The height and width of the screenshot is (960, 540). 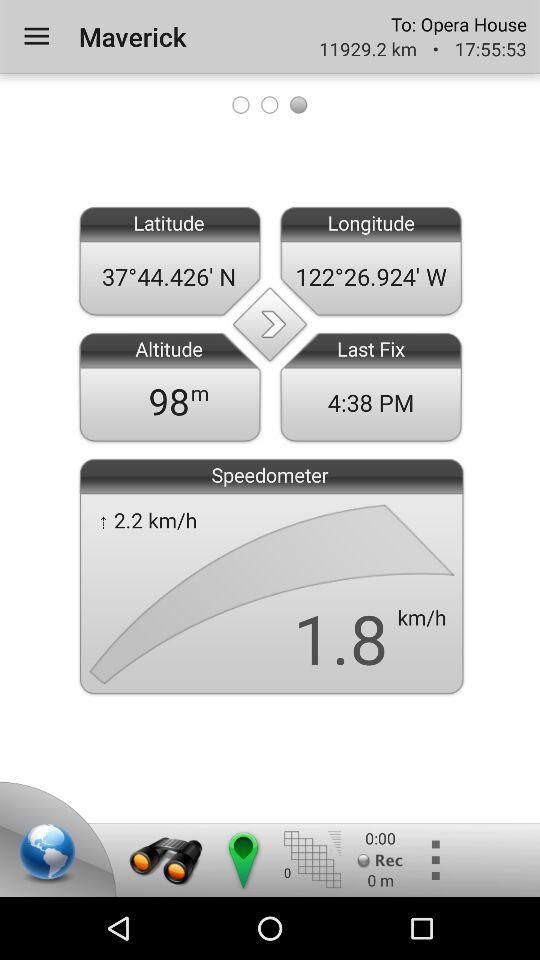 I want to click on start recording, so click(x=380, y=859).